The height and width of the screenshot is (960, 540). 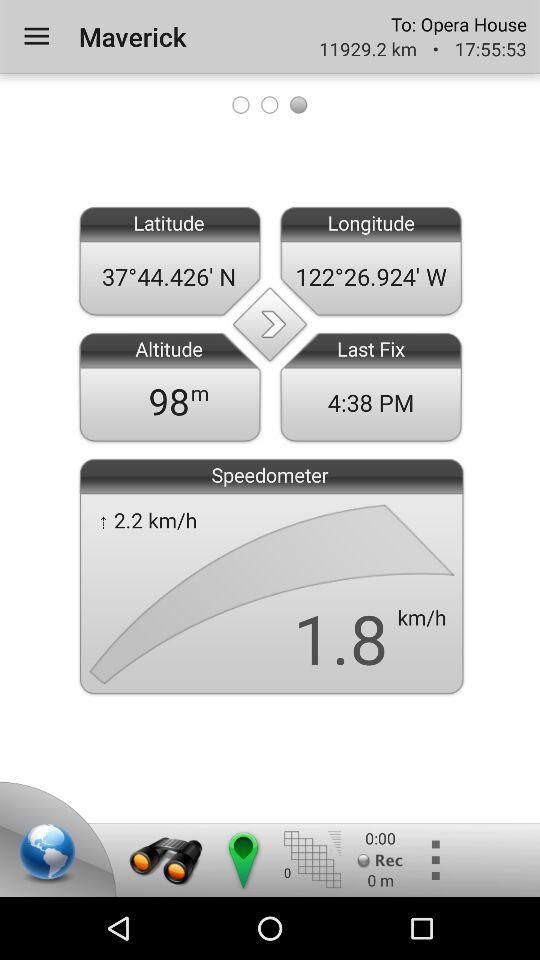 I want to click on start recording, so click(x=380, y=859).